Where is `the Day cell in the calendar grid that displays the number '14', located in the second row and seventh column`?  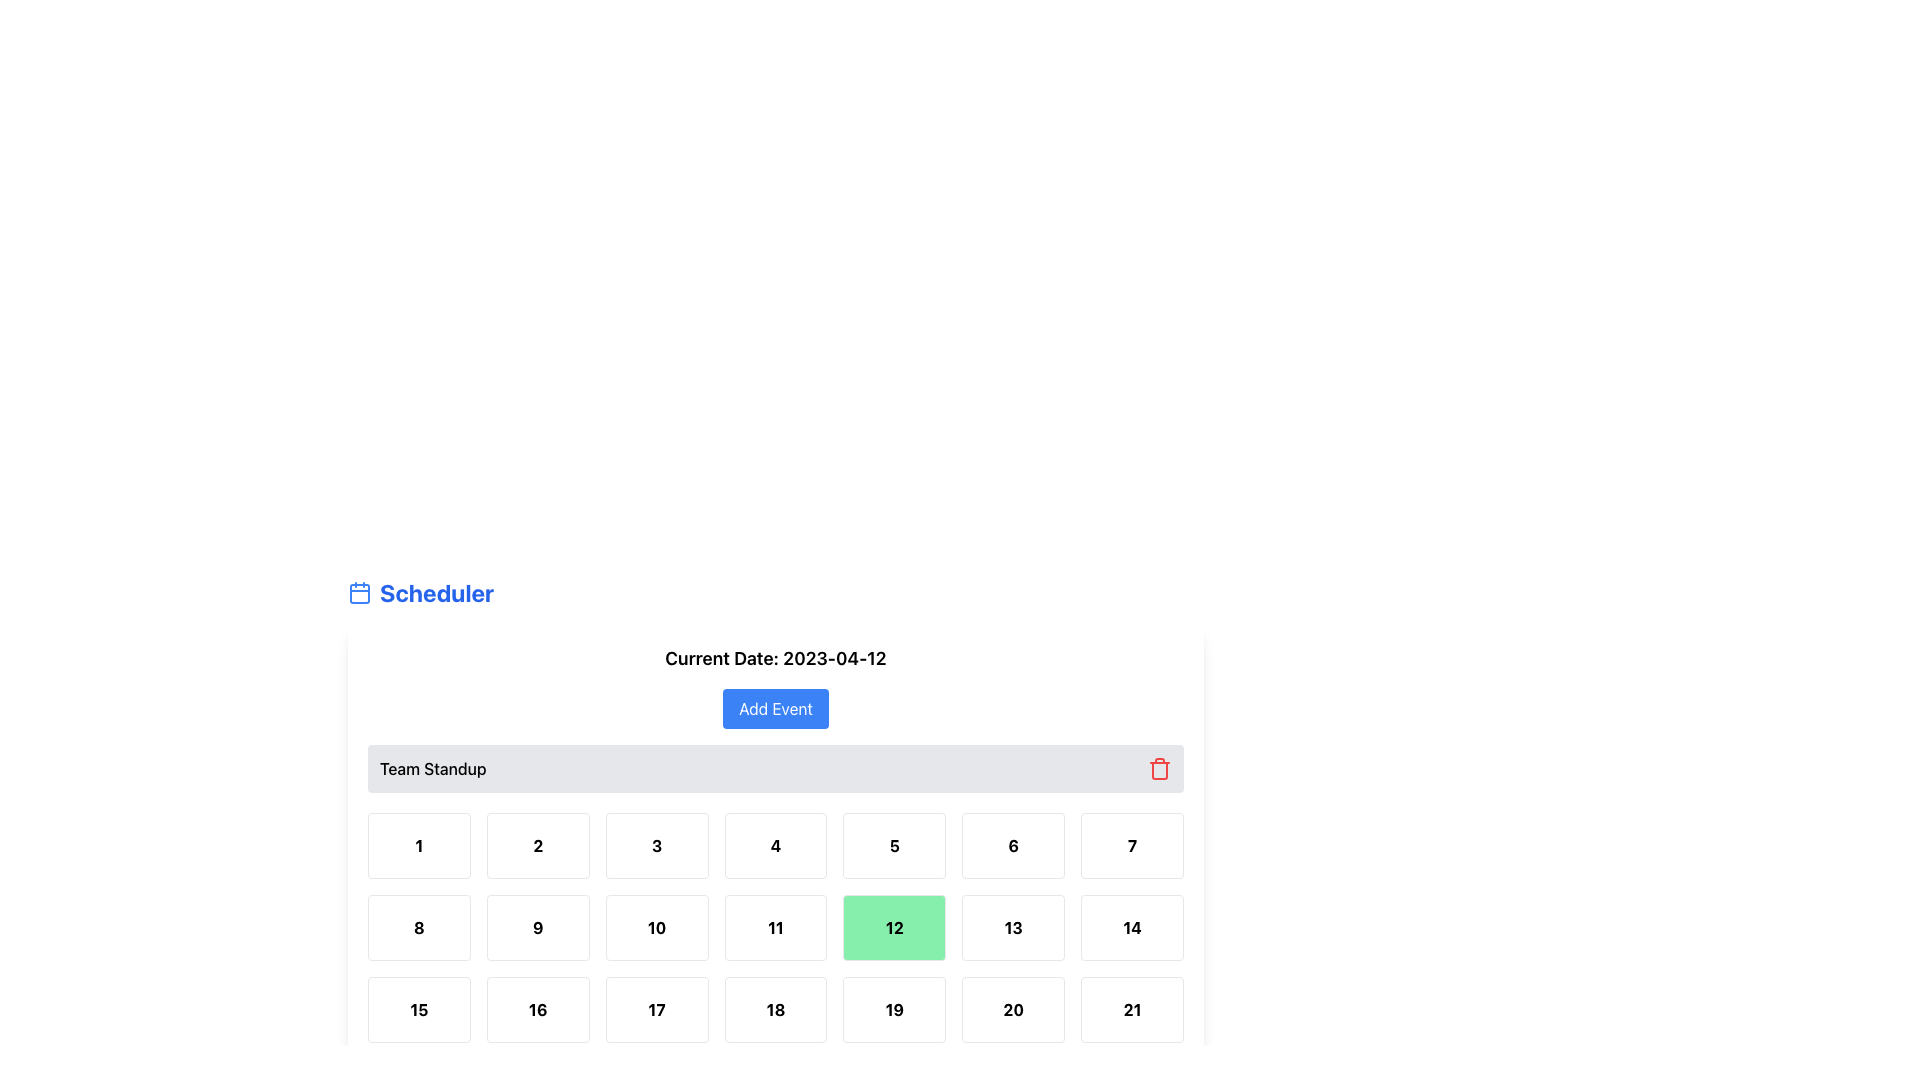
the Day cell in the calendar grid that displays the number '14', located in the second row and seventh column is located at coordinates (1132, 928).